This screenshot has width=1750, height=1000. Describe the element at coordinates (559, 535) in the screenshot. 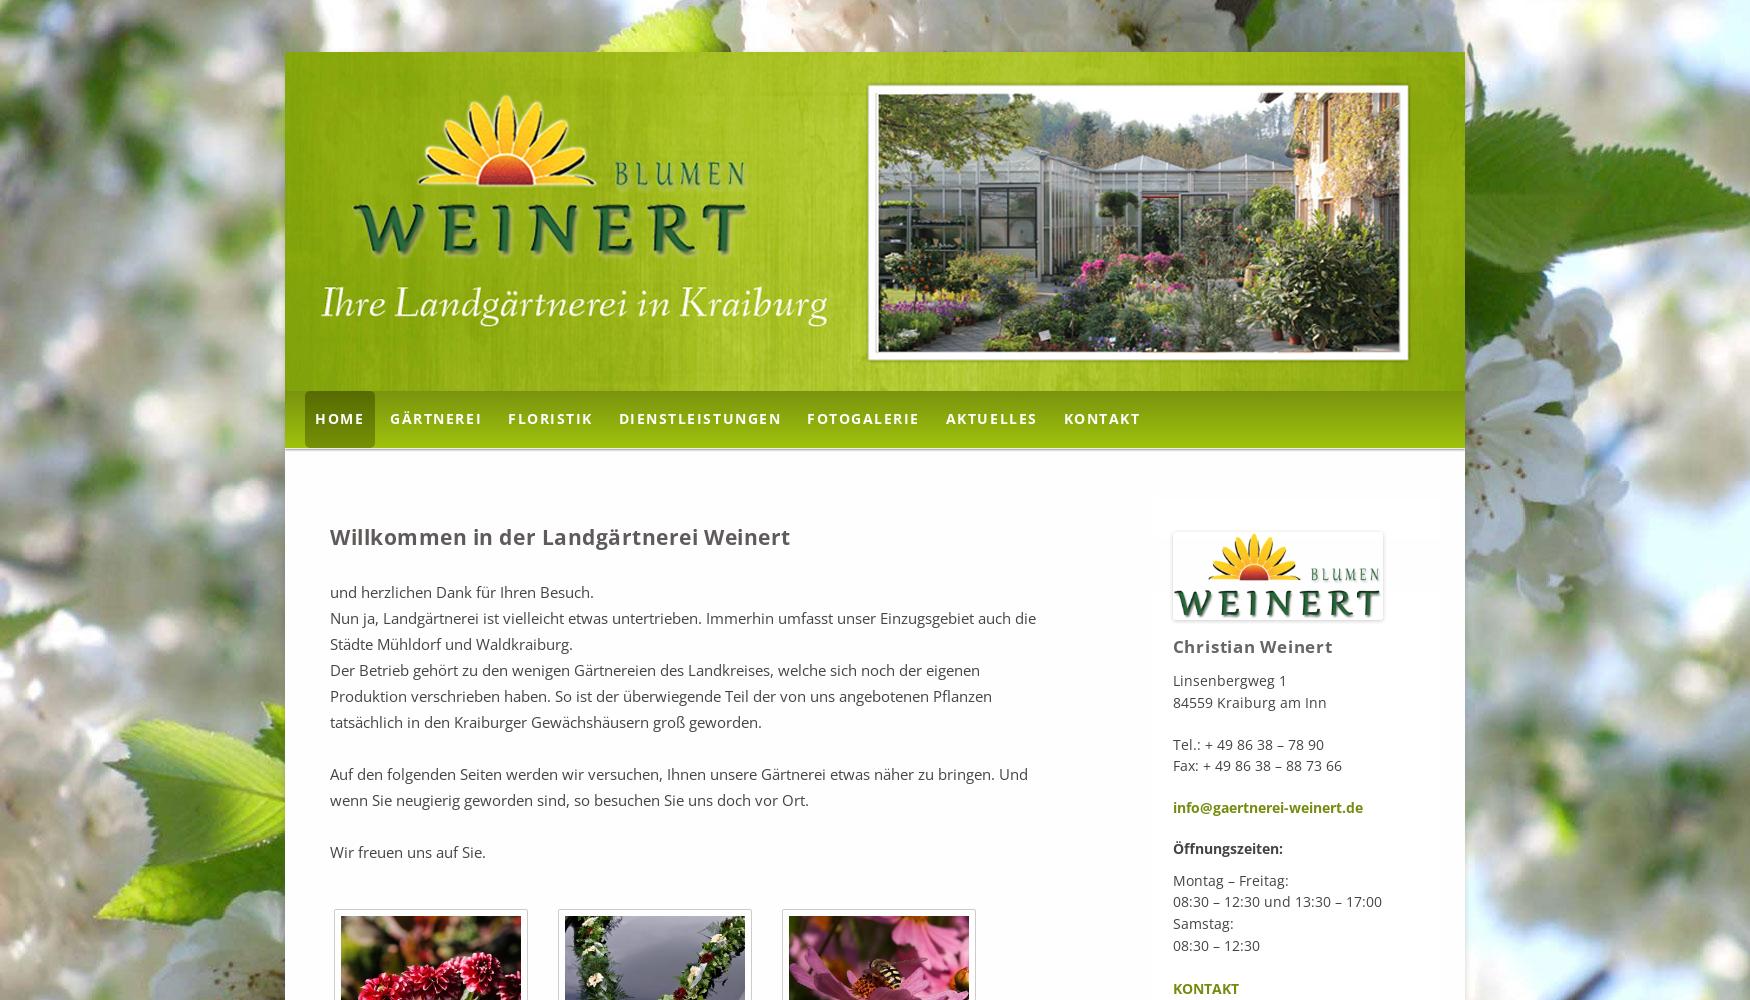

I see `'Willkommen in der Landgärtnerei Weinert'` at that location.